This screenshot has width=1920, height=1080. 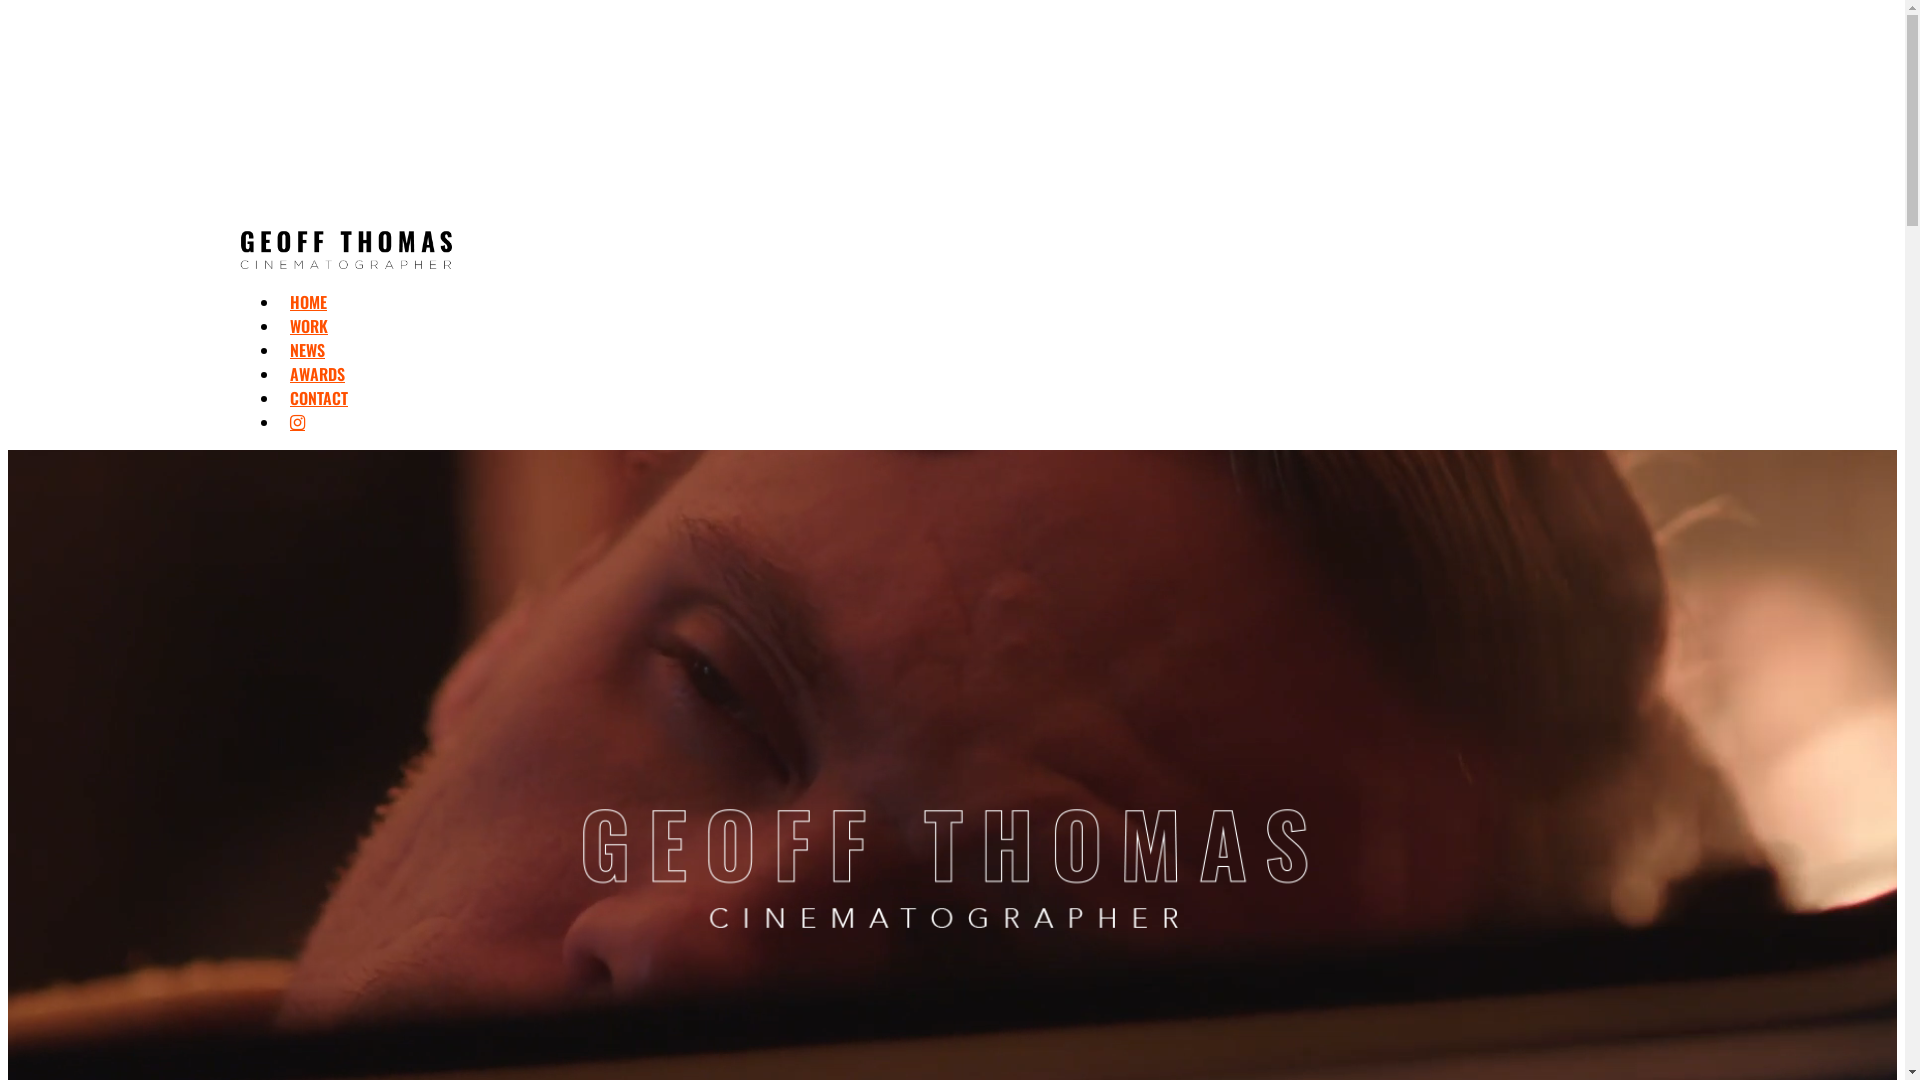 I want to click on 'HOME', so click(x=307, y=301).